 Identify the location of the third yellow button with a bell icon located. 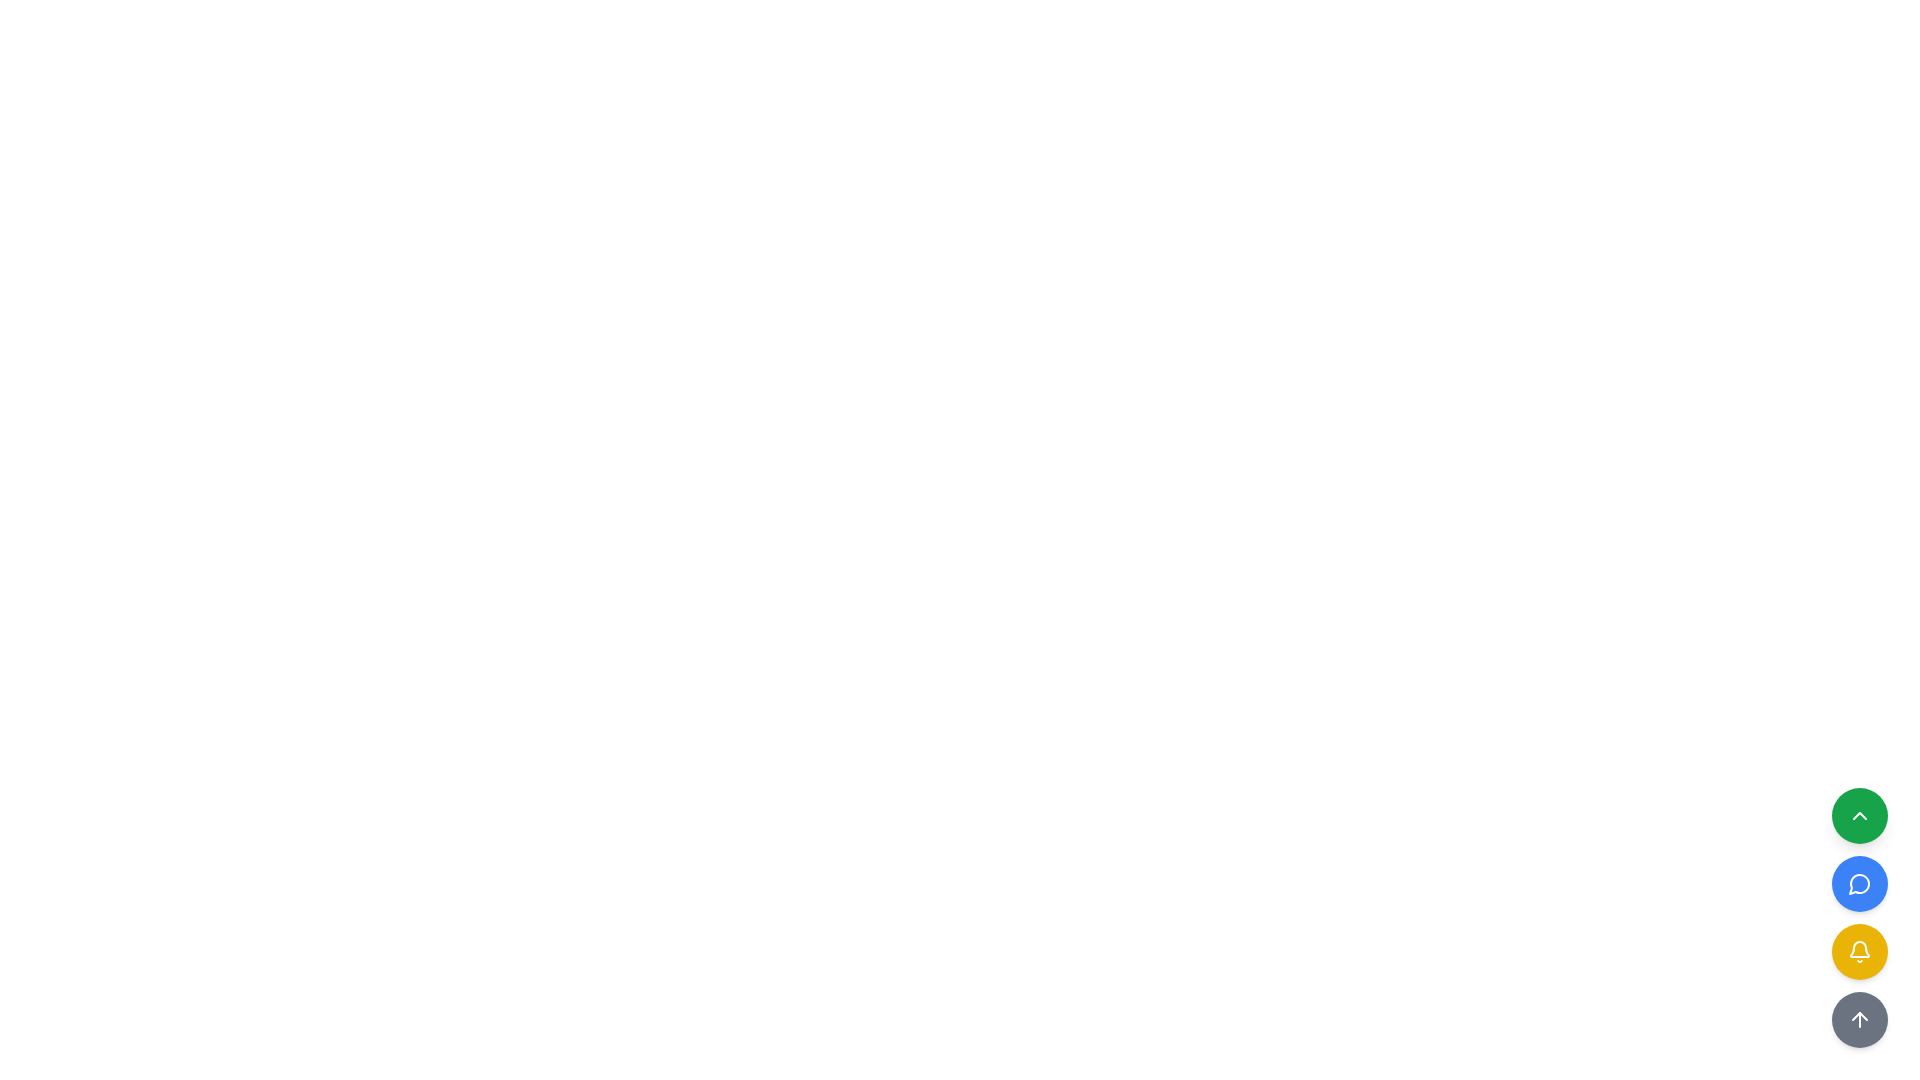
(1859, 918).